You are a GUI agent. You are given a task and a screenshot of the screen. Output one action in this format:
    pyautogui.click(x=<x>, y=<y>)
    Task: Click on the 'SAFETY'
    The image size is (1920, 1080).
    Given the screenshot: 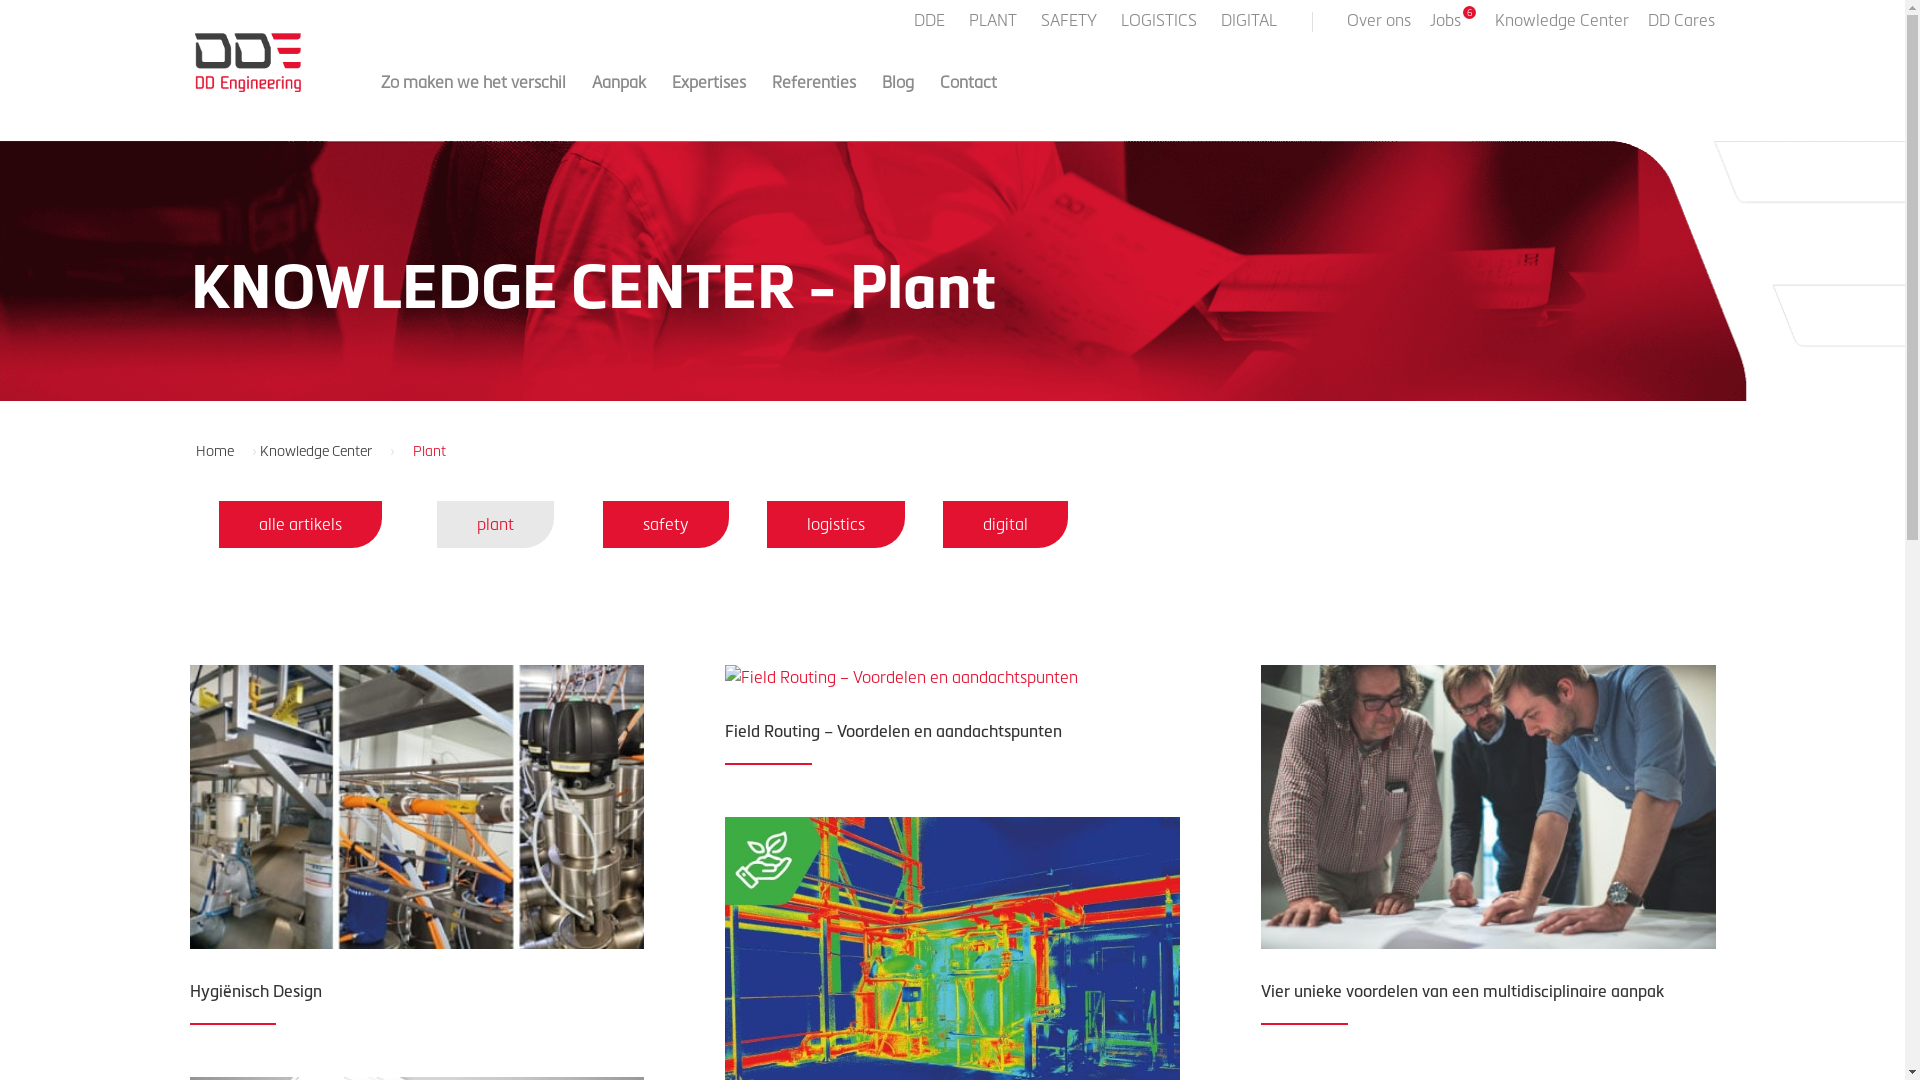 What is the action you would take?
    pyautogui.click(x=1069, y=26)
    